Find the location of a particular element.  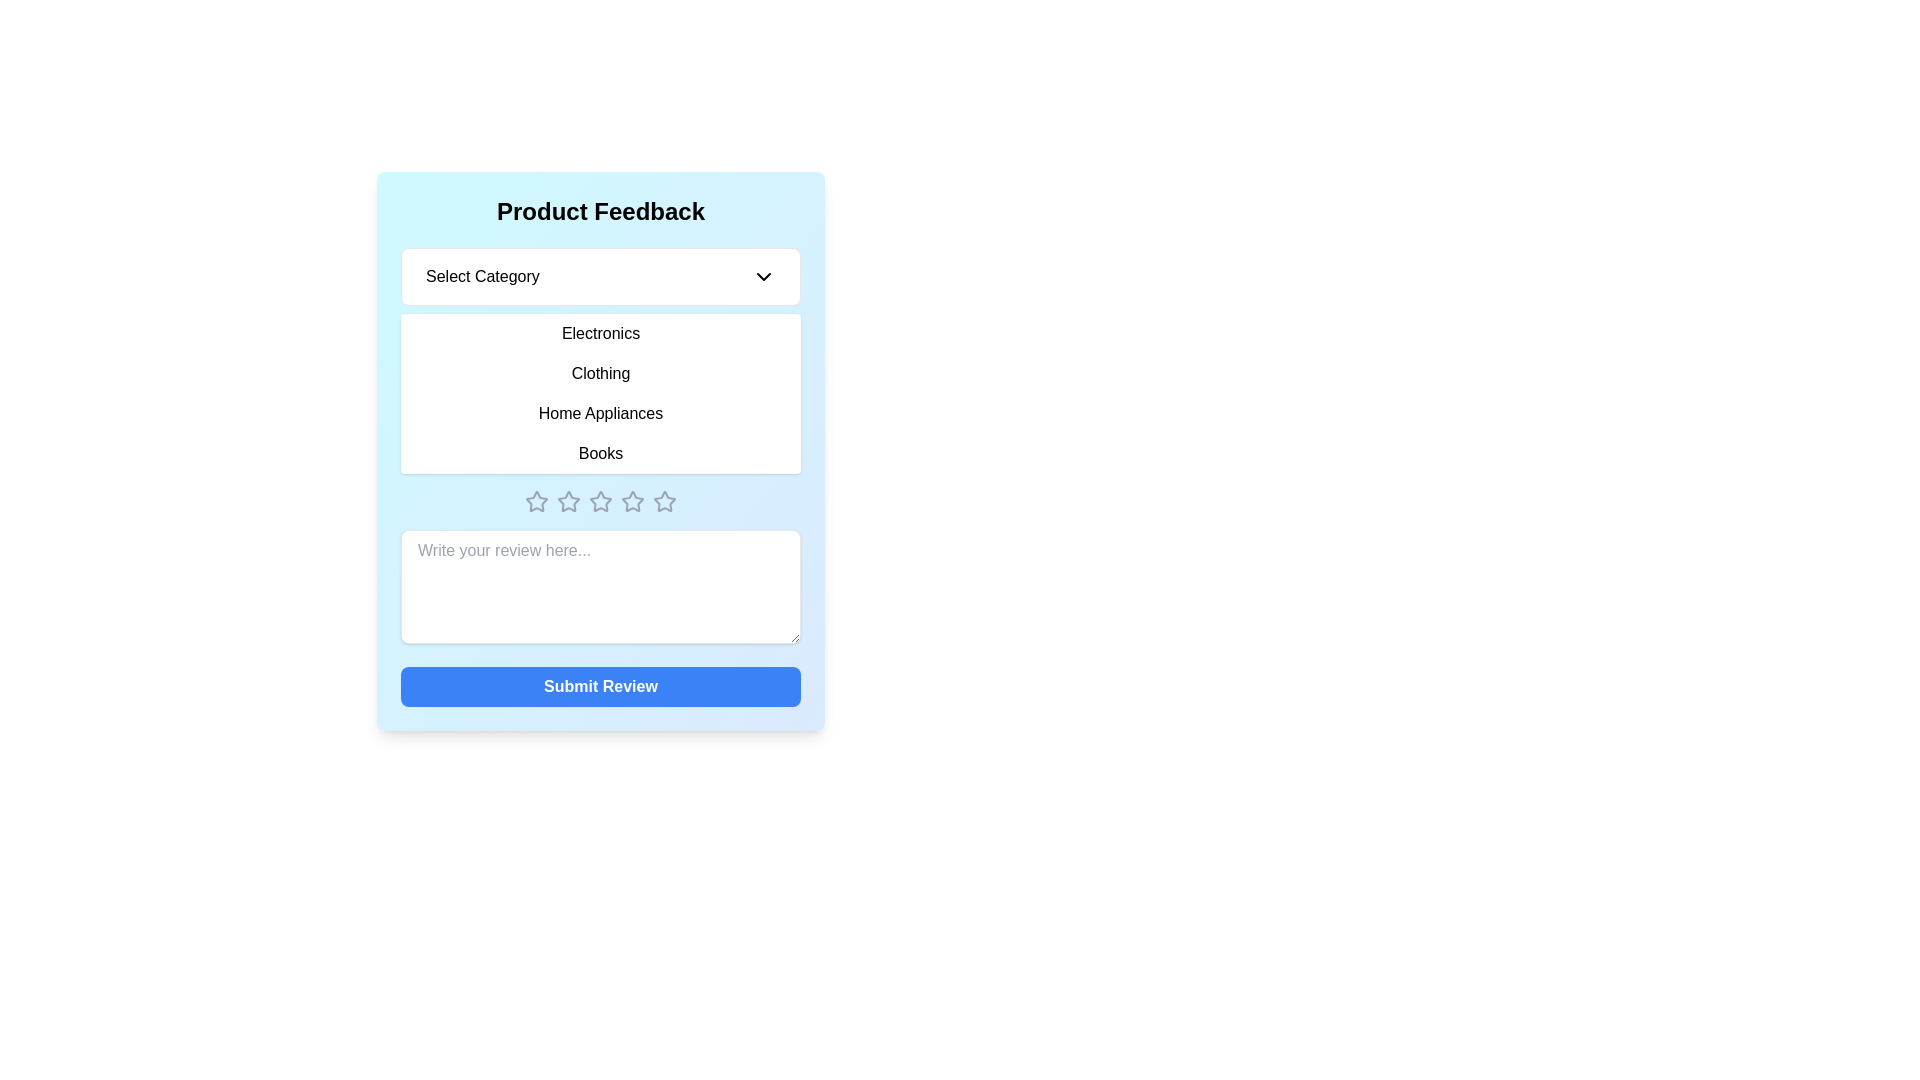

the third star icon, which is a light gray outlined star used for rating is located at coordinates (632, 500).